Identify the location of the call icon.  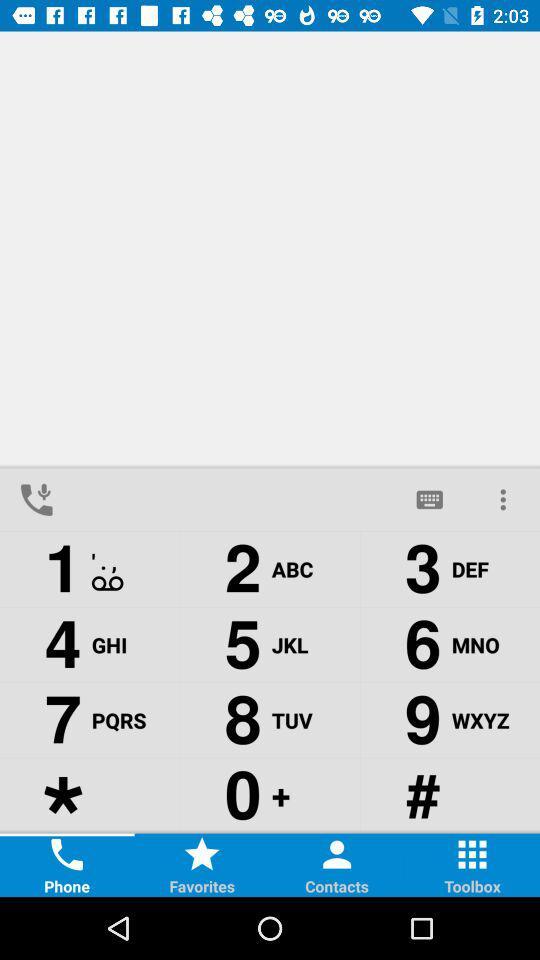
(36, 498).